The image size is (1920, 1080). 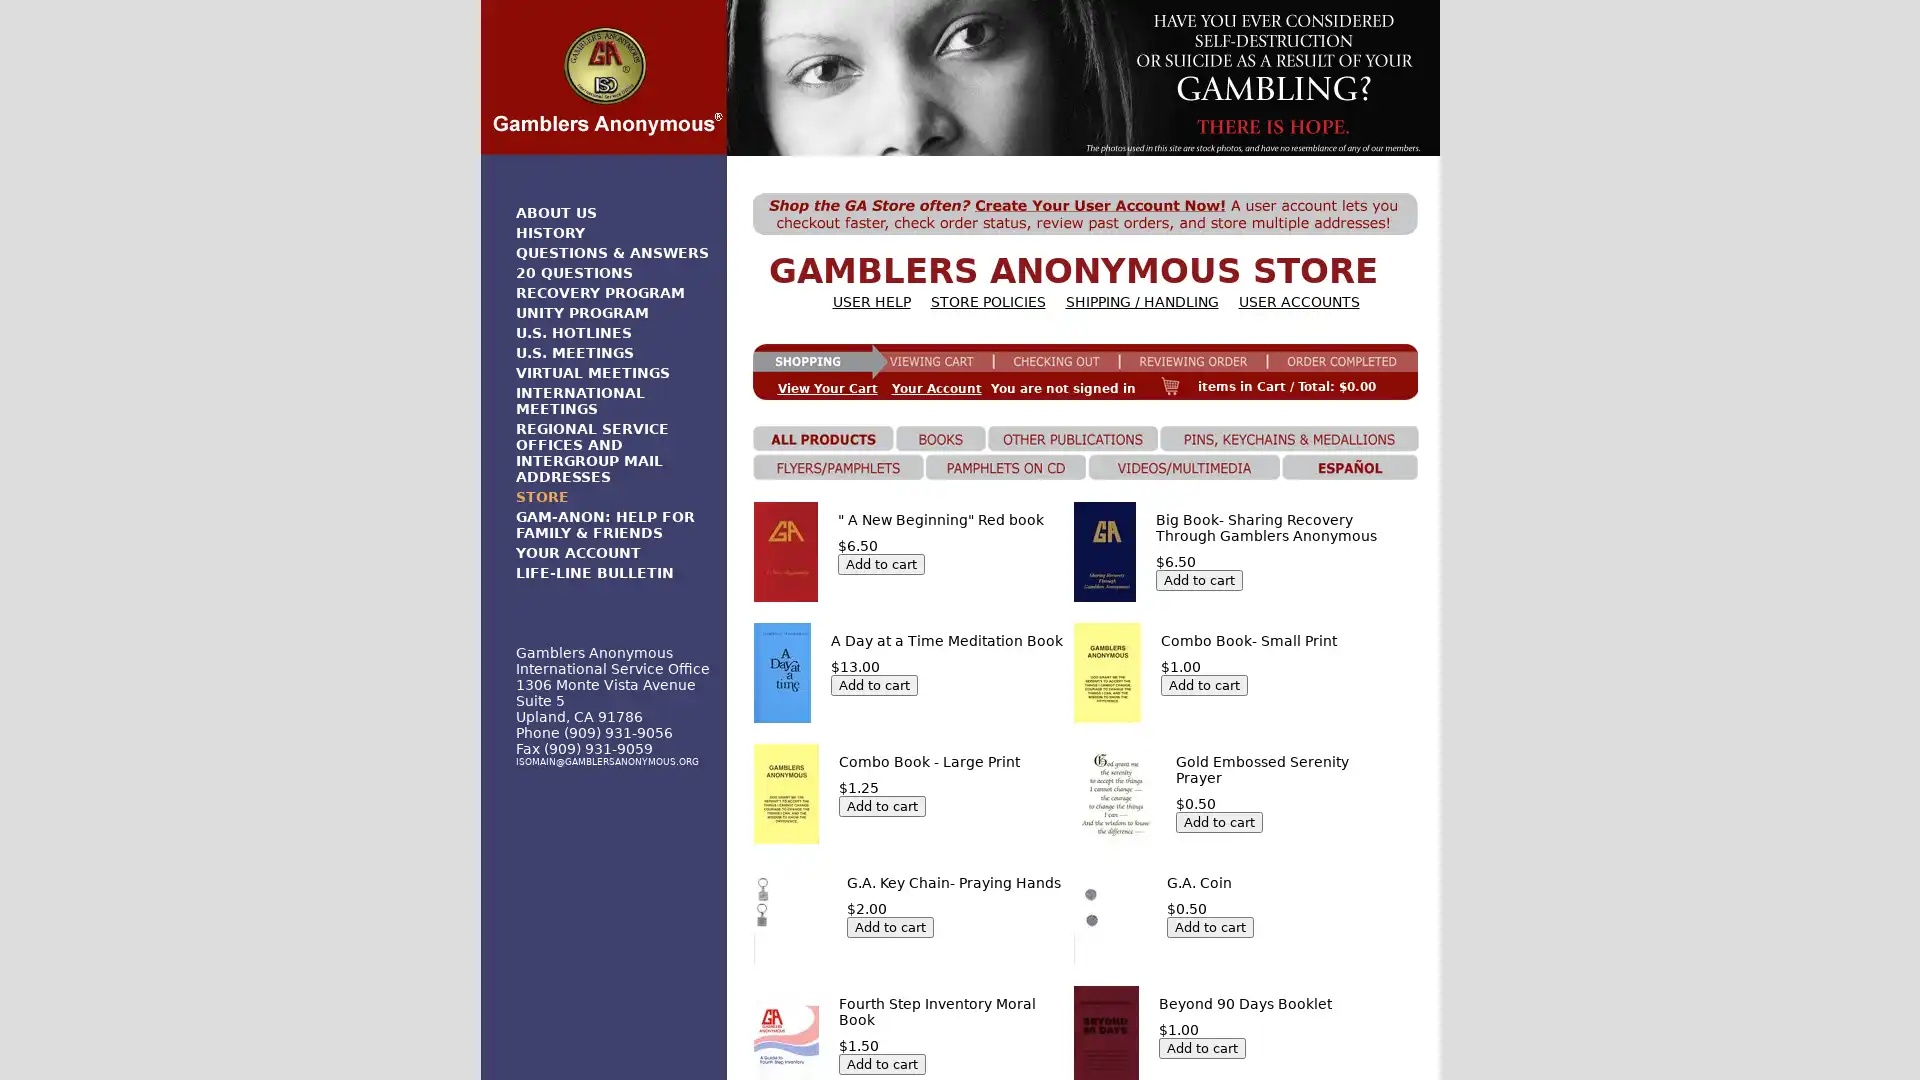 I want to click on Add to cart, so click(x=1201, y=1046).